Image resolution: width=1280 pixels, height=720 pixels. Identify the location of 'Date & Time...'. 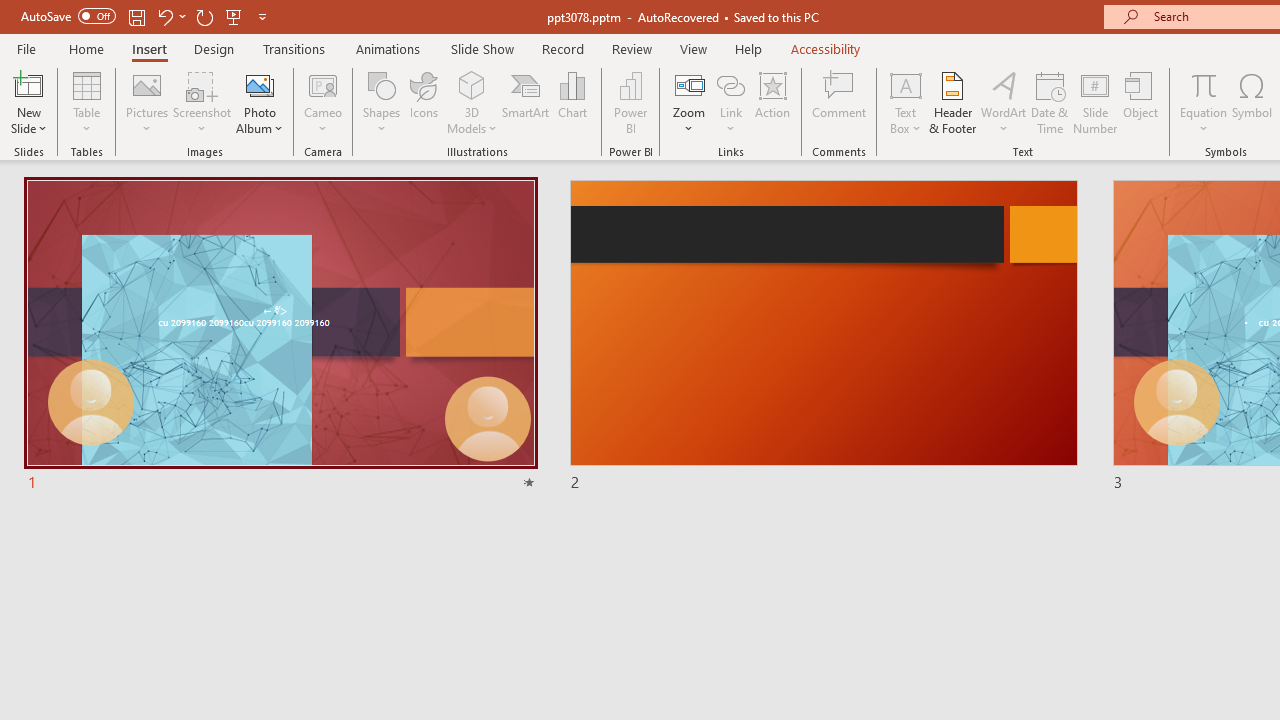
(1049, 103).